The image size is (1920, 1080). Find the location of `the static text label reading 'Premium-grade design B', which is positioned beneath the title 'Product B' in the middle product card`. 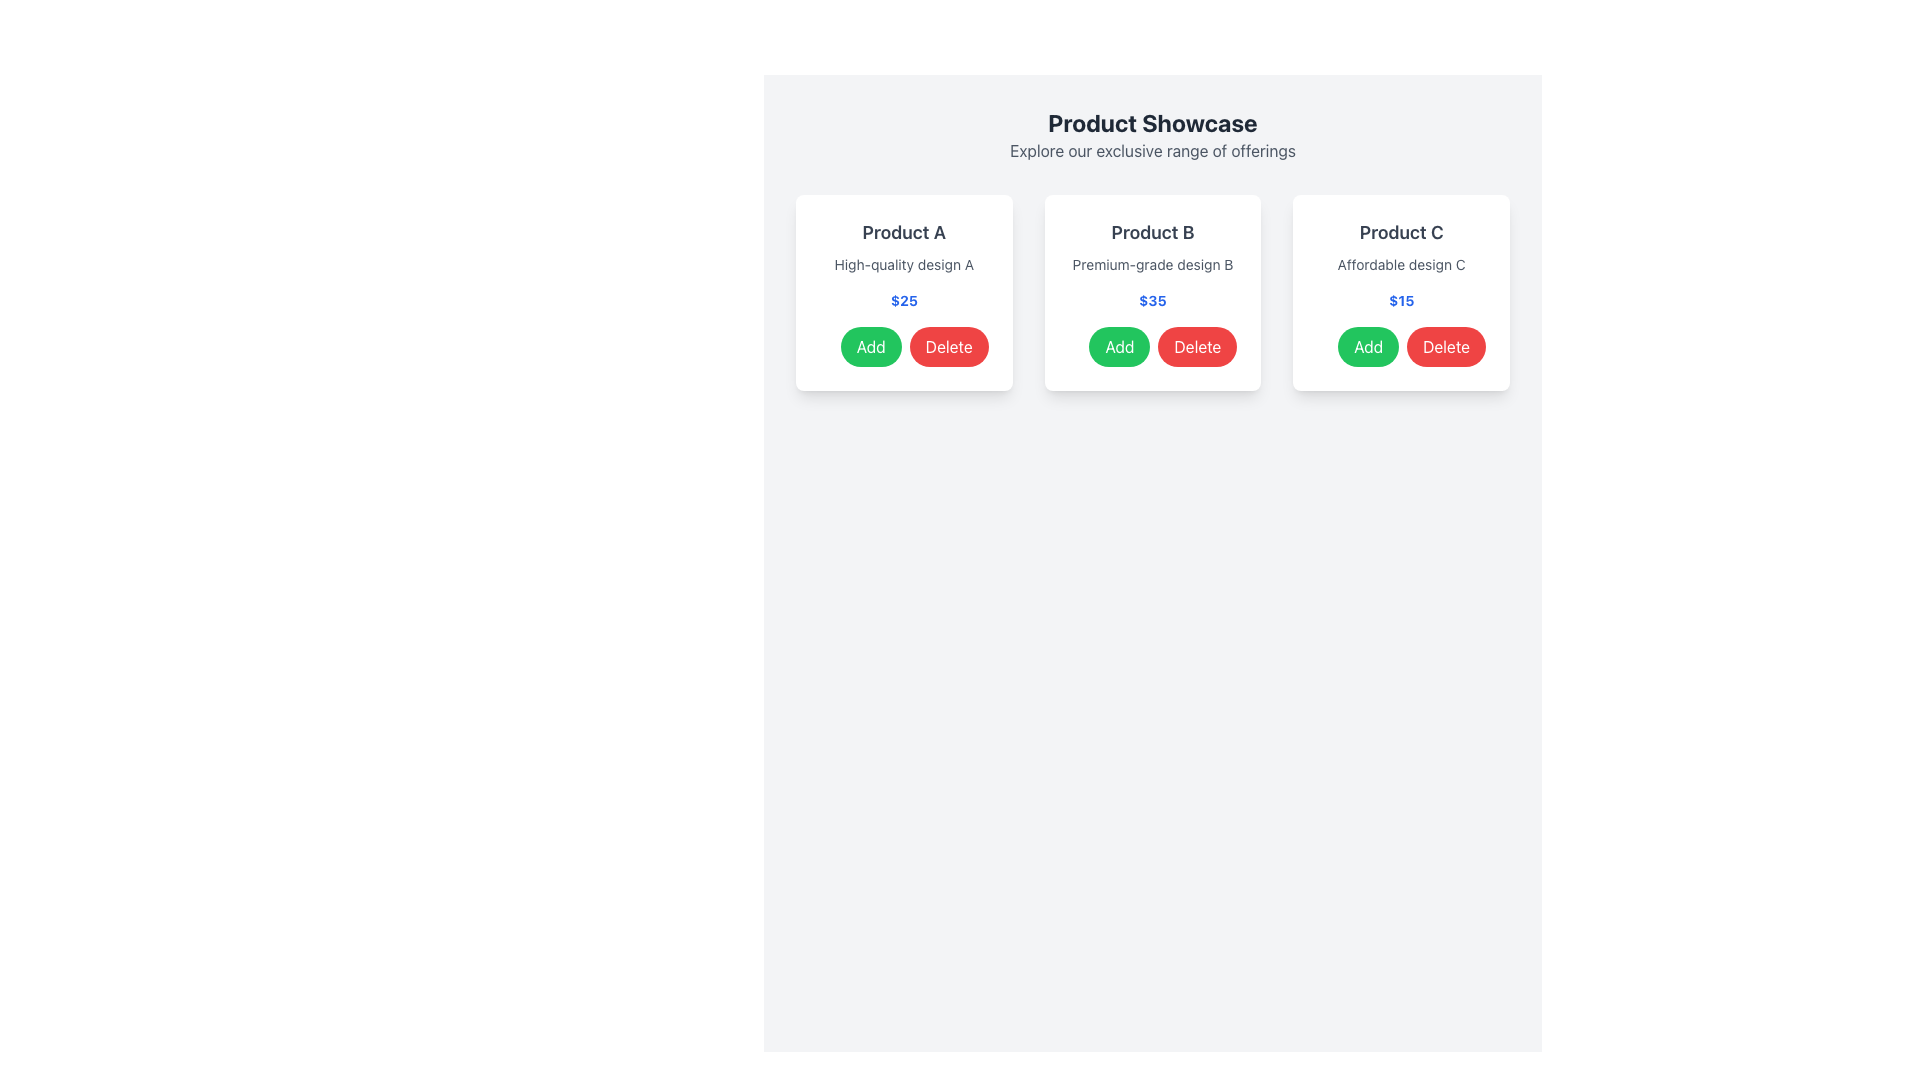

the static text label reading 'Premium-grade design B', which is positioned beneath the title 'Product B' in the middle product card is located at coordinates (1152, 264).